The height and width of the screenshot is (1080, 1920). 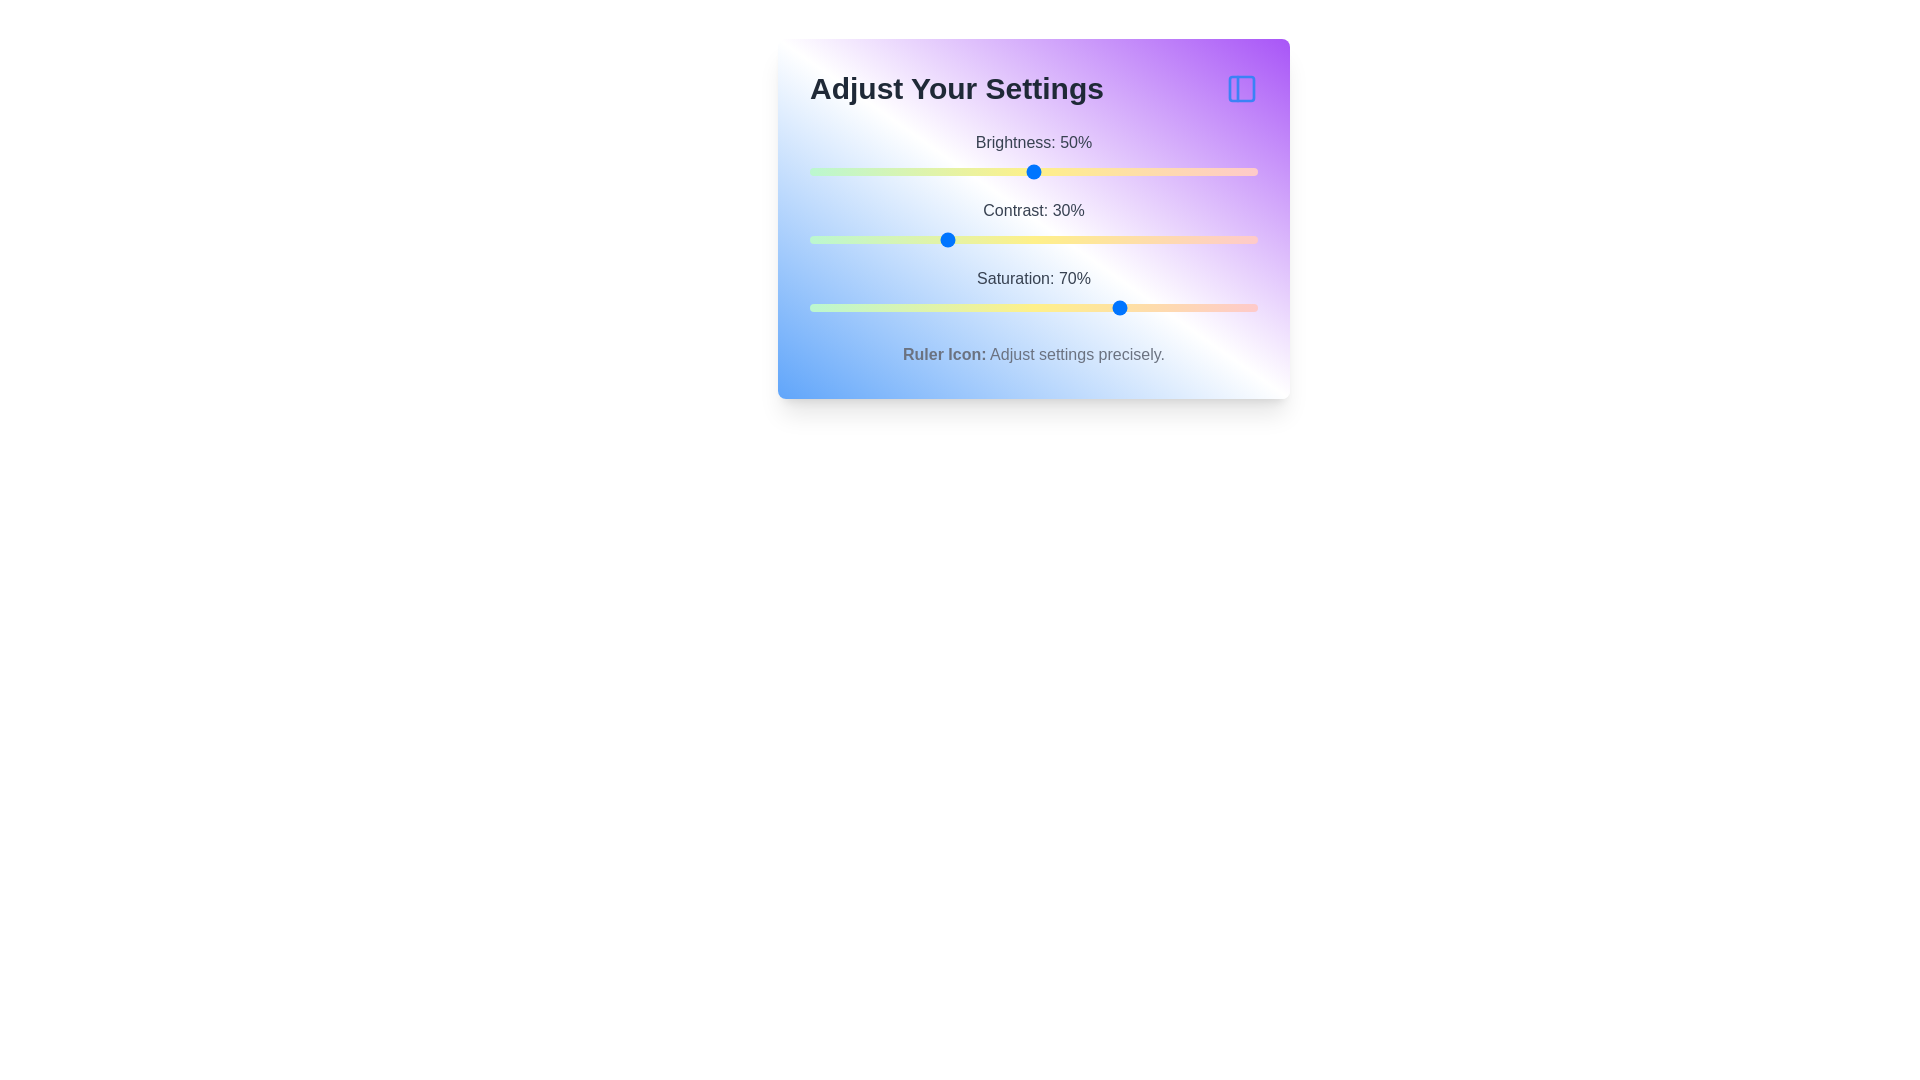 What do you see at coordinates (1241, 87) in the screenshot?
I see `the sidebar icon at the top-right corner of the component` at bounding box center [1241, 87].